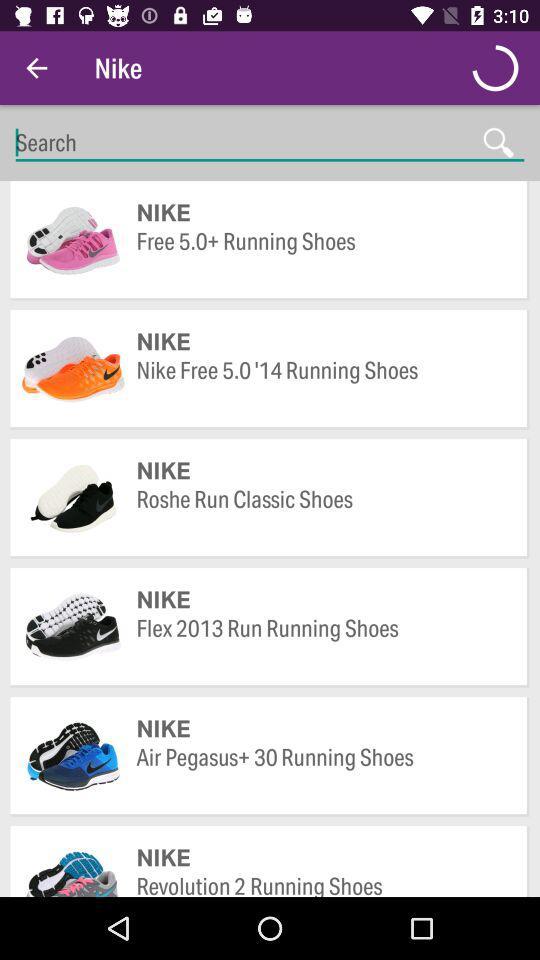 The height and width of the screenshot is (960, 540). Describe the element at coordinates (322, 642) in the screenshot. I see `the flex 2013 run icon` at that location.